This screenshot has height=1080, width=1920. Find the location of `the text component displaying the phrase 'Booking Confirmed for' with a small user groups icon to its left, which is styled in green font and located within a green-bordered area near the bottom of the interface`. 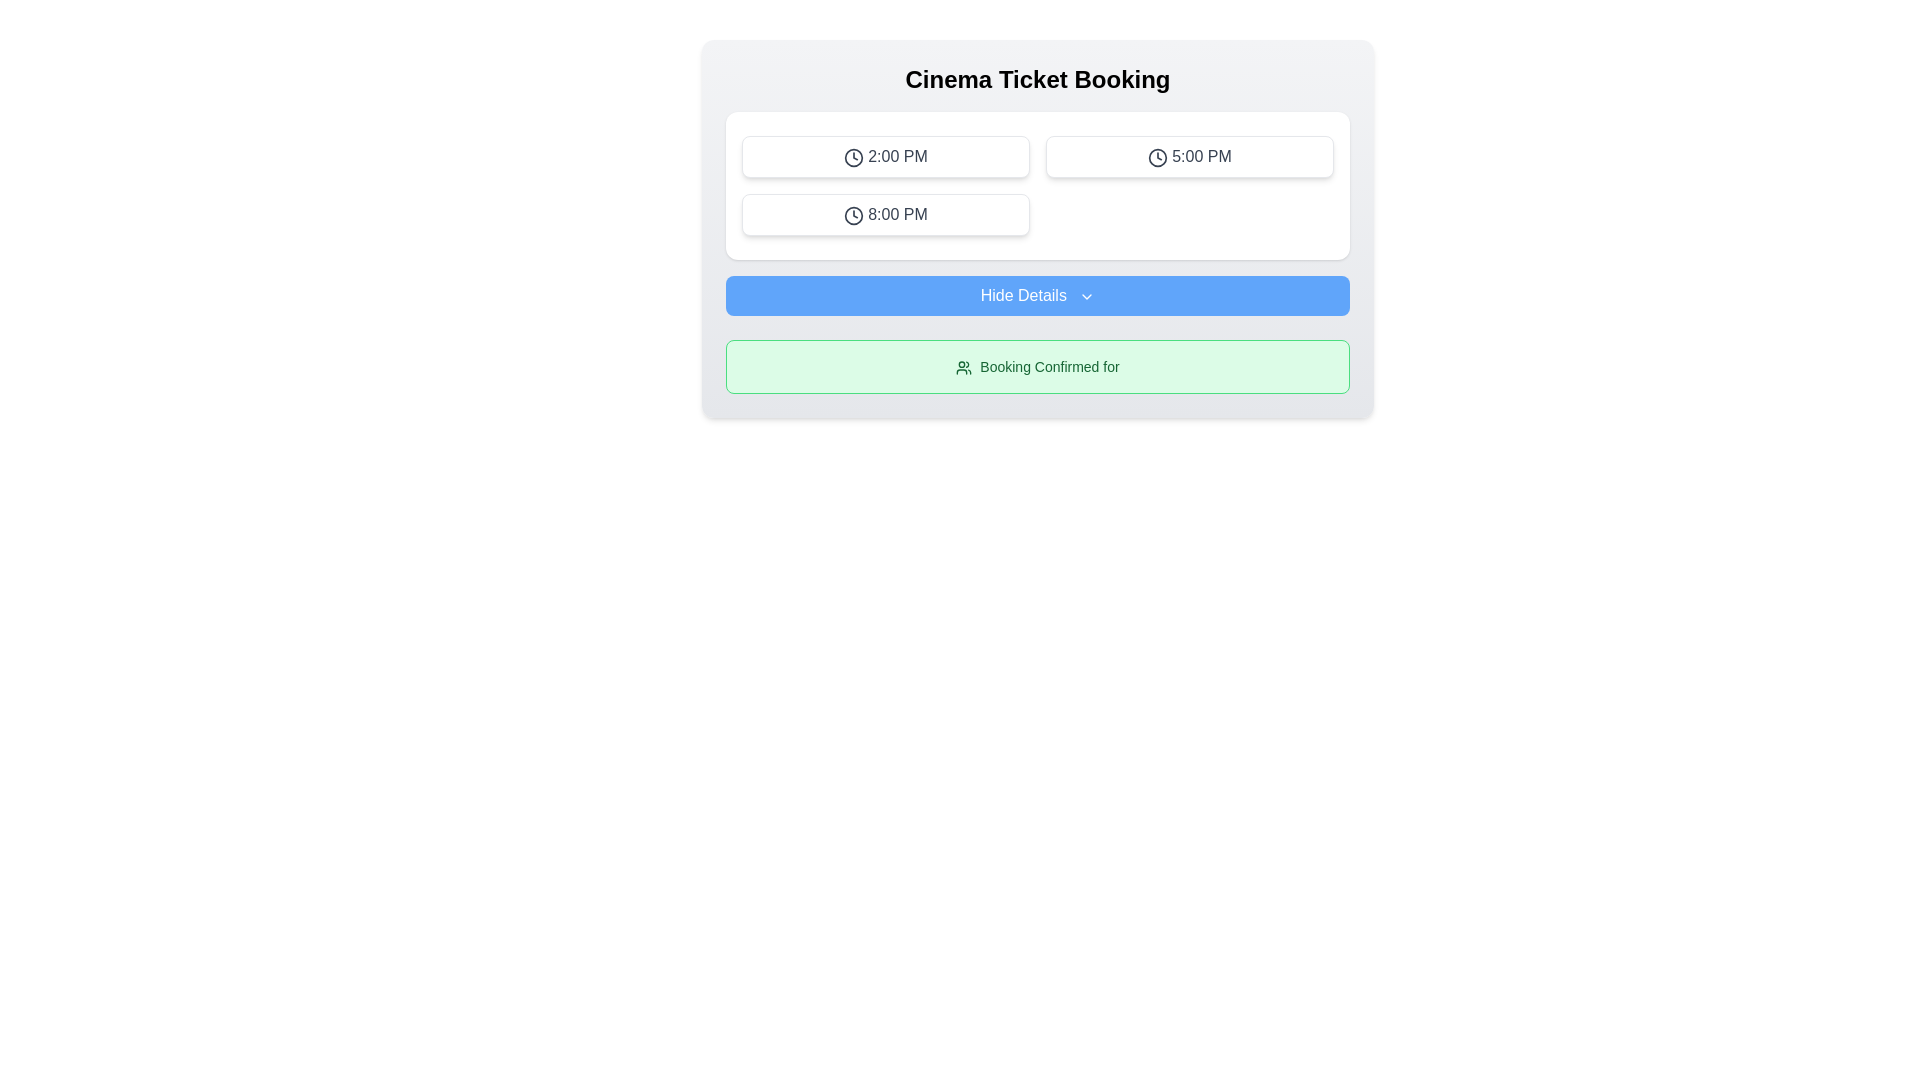

the text component displaying the phrase 'Booking Confirmed for' with a small user groups icon to its left, which is styled in green font and located within a green-bordered area near the bottom of the interface is located at coordinates (1037, 366).